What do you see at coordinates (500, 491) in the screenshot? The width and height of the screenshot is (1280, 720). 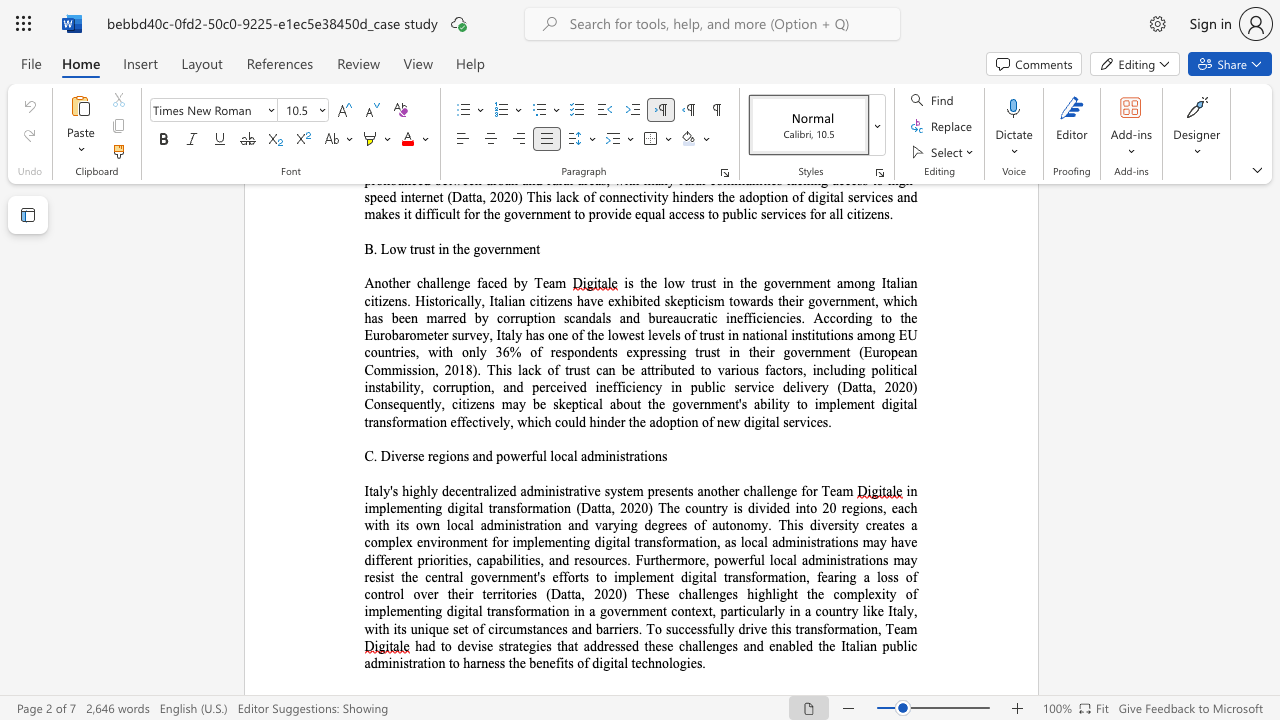 I see `the 1th character "z" in the text` at bounding box center [500, 491].